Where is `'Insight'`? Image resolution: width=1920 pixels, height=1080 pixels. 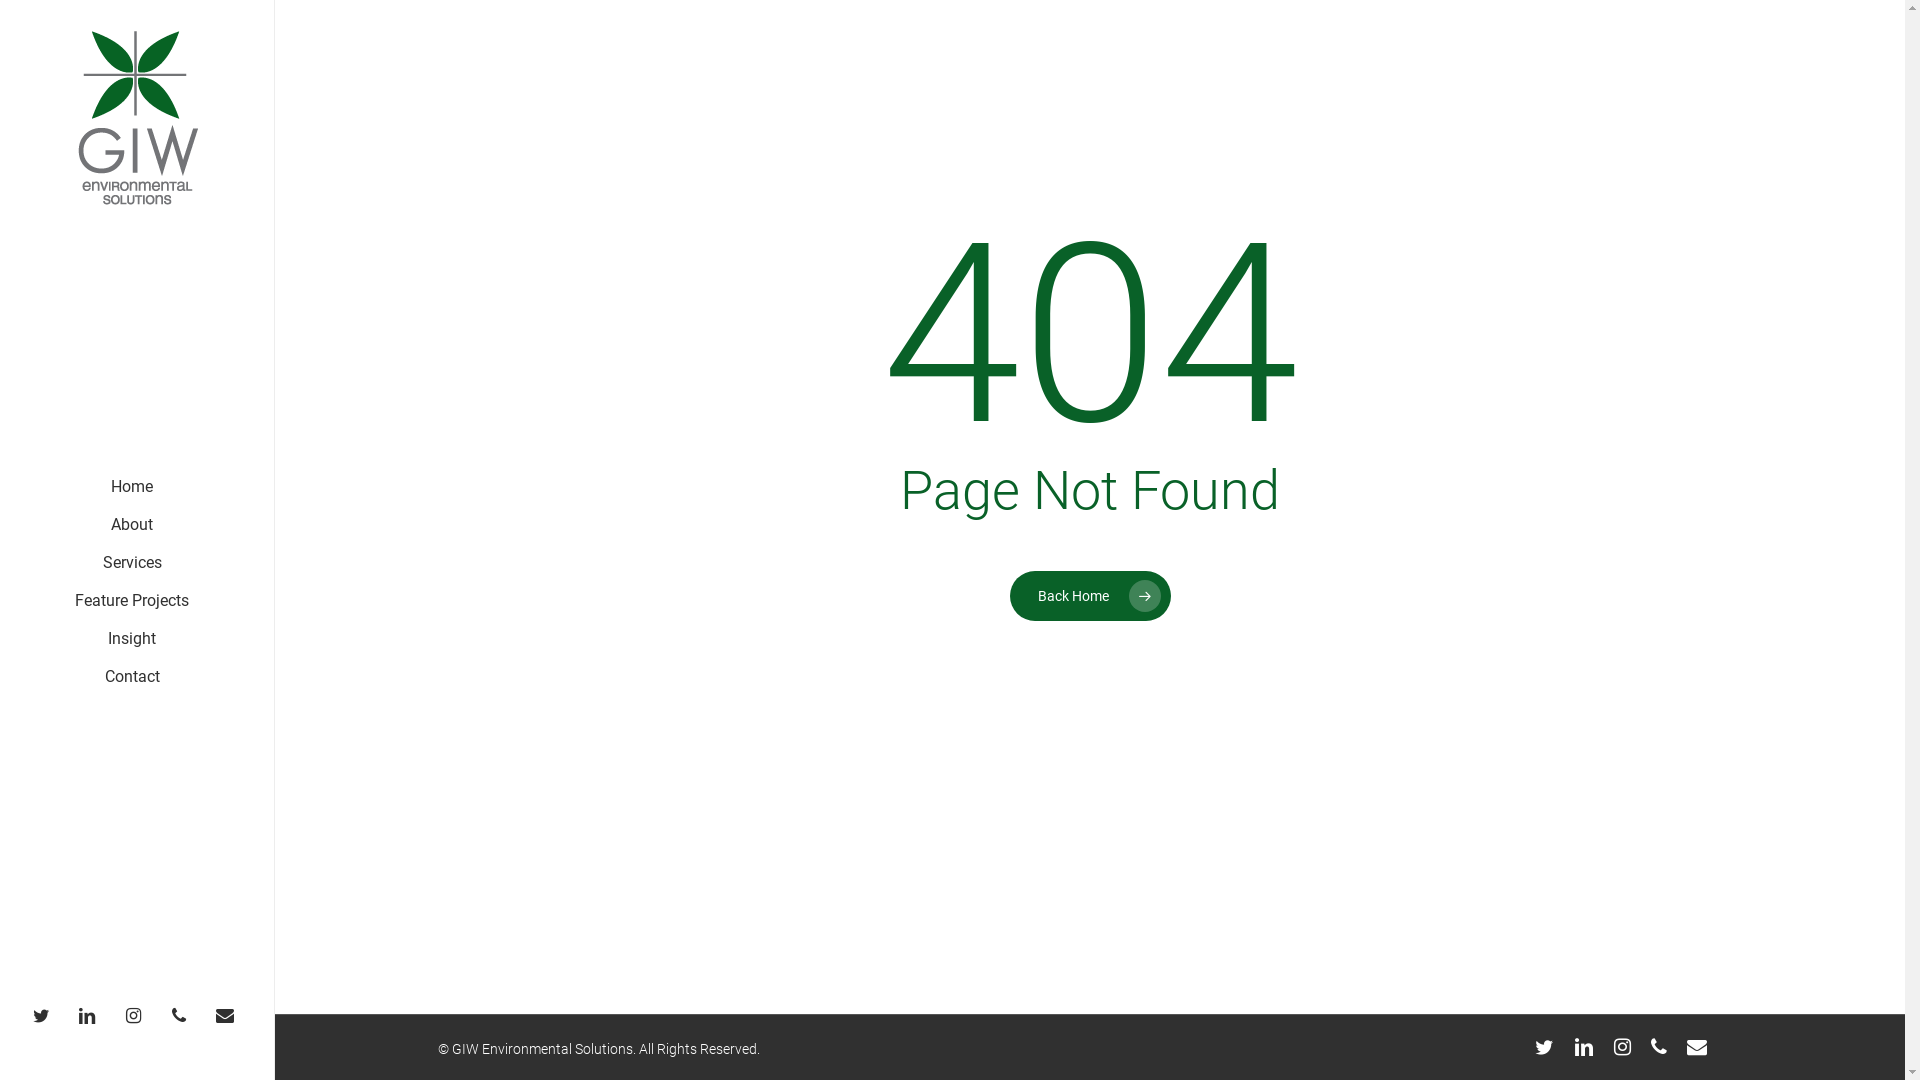
'Insight' is located at coordinates (131, 639).